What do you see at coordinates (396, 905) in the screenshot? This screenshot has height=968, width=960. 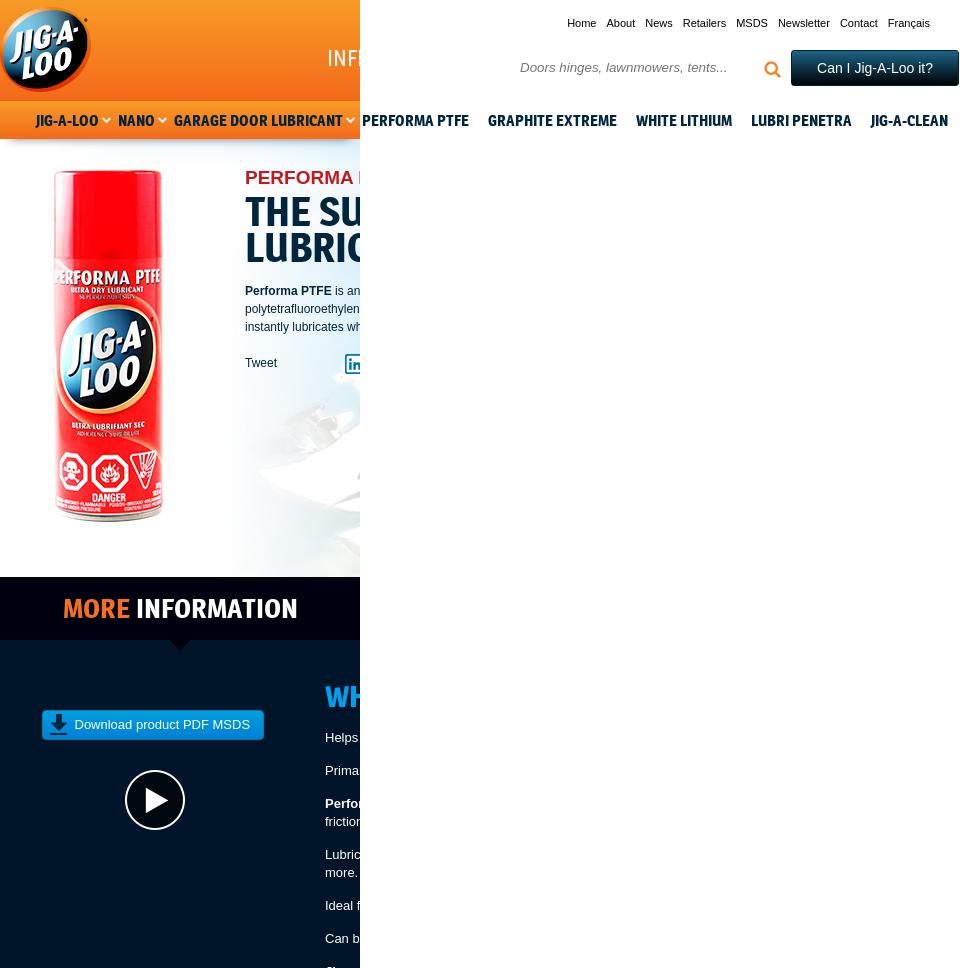 I see `'Ideal for metal and glass.'` at bounding box center [396, 905].